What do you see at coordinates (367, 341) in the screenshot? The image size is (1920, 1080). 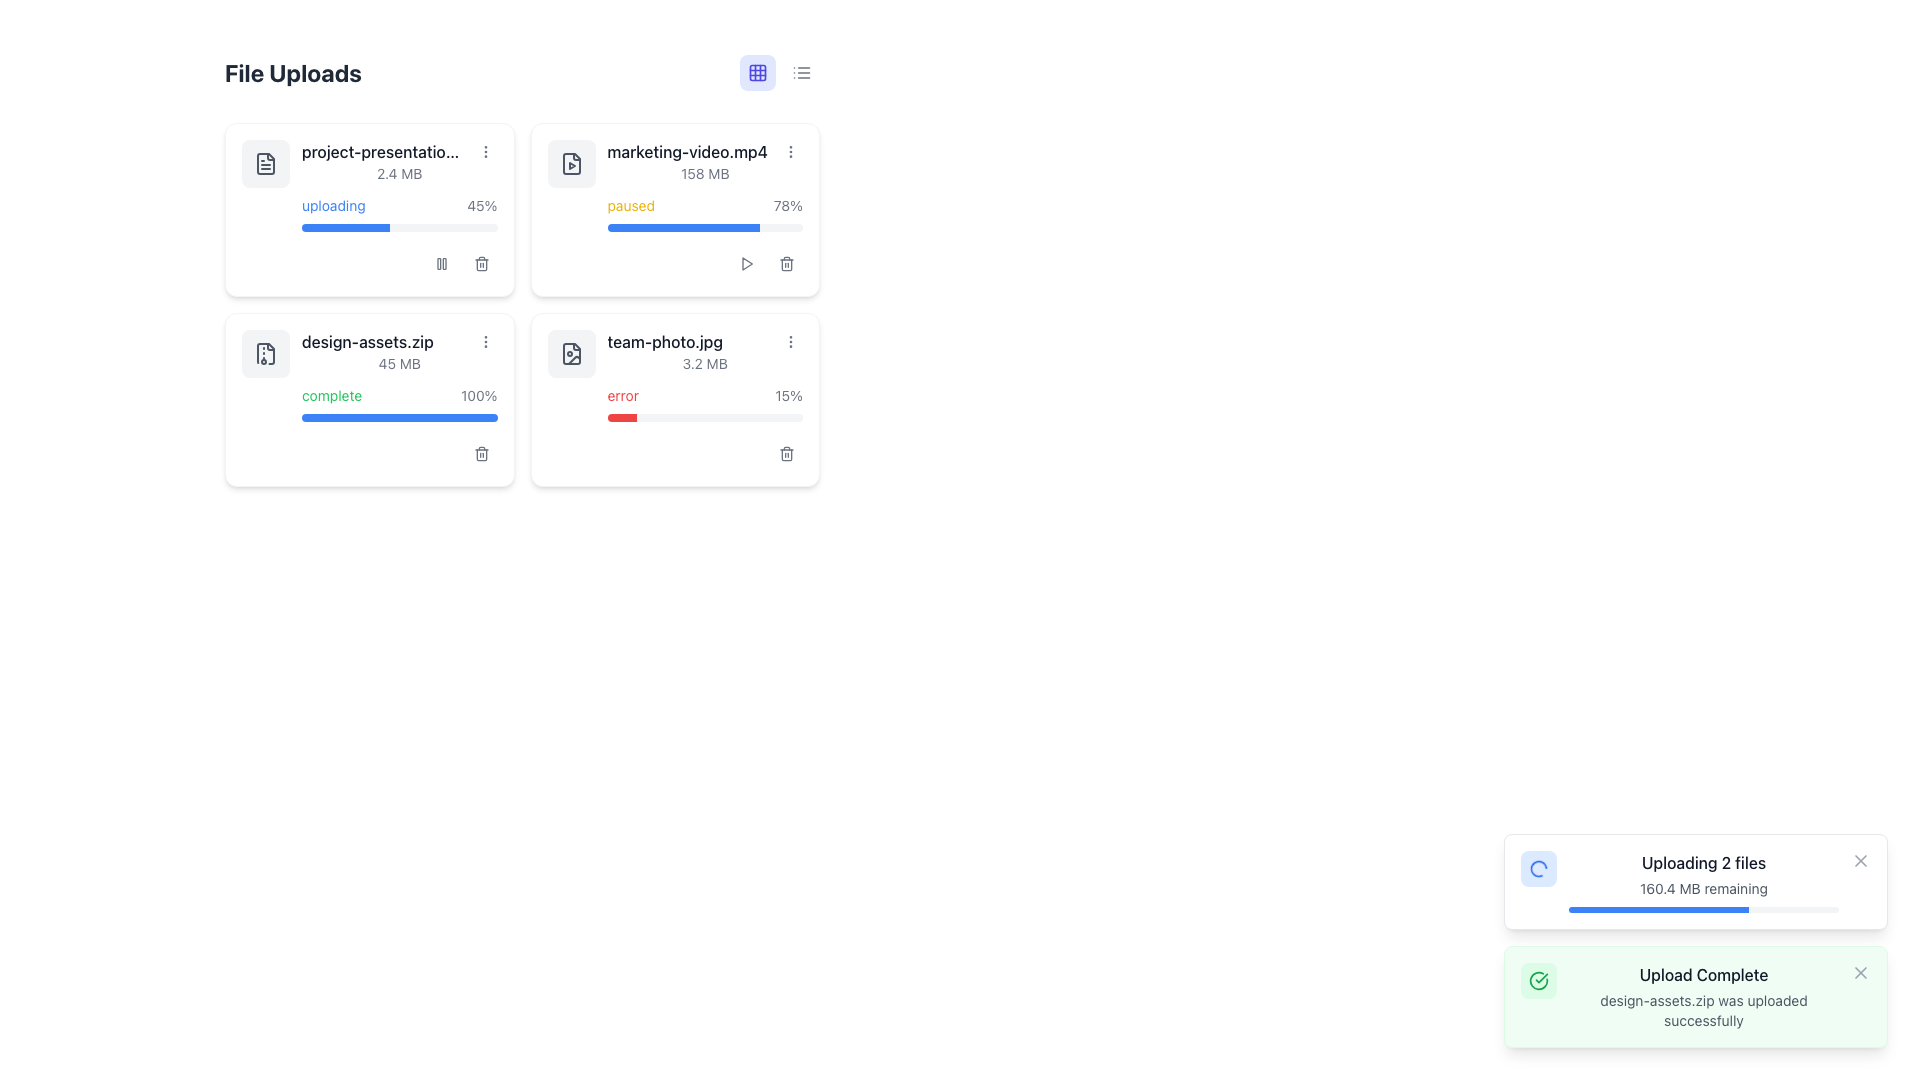 I see `the text label displaying the file name 'design-assets.zip', which is styled in bold gray font and is part of a grid layout in the bottom-left quadrant` at bounding box center [367, 341].